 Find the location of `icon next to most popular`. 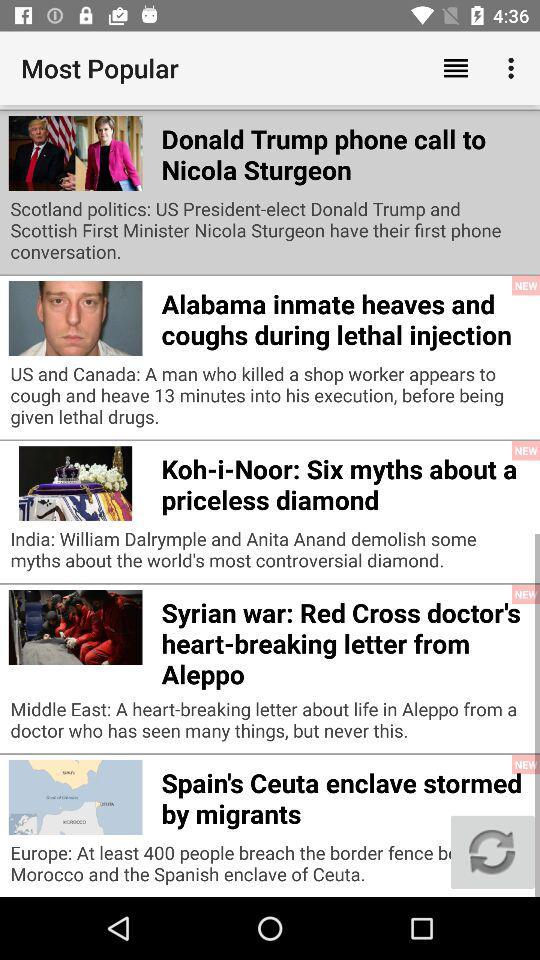

icon next to most popular is located at coordinates (455, 68).